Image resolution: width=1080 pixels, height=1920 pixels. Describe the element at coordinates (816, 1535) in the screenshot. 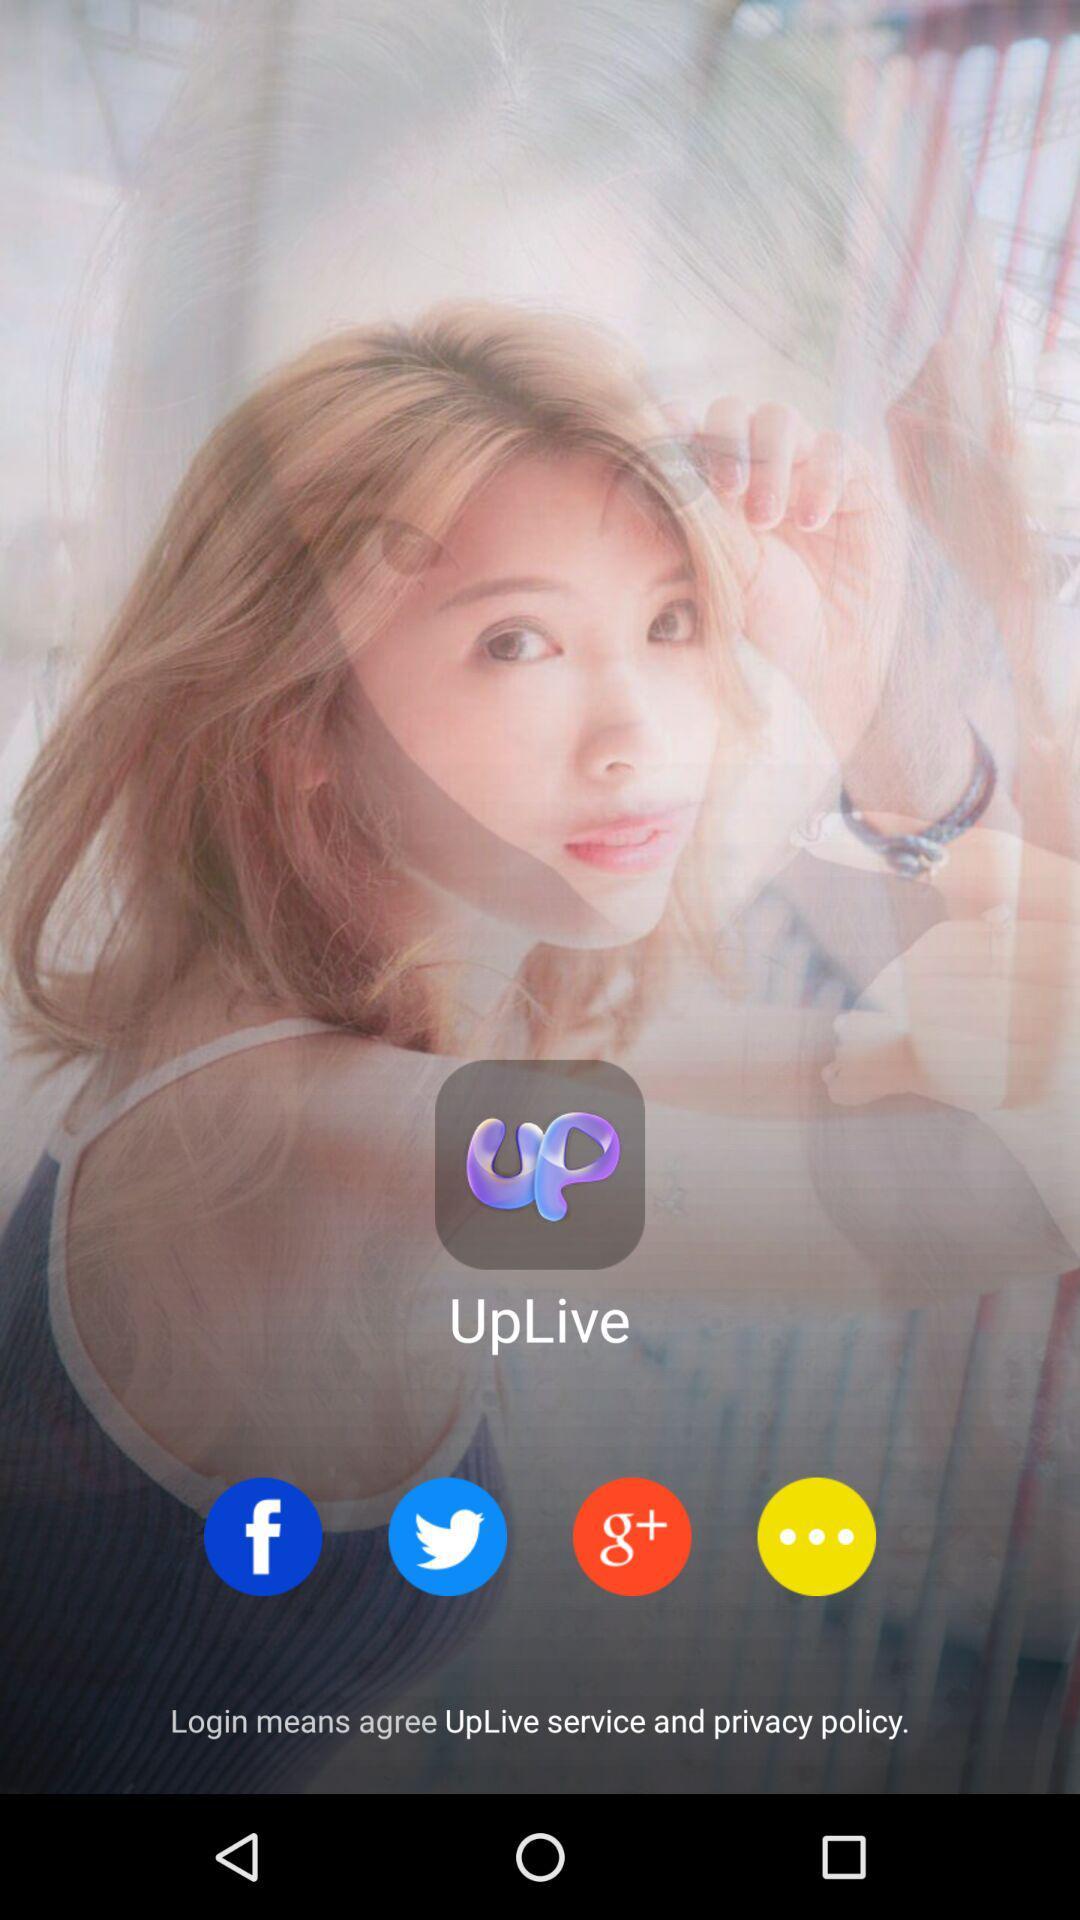

I see `the more icon` at that location.